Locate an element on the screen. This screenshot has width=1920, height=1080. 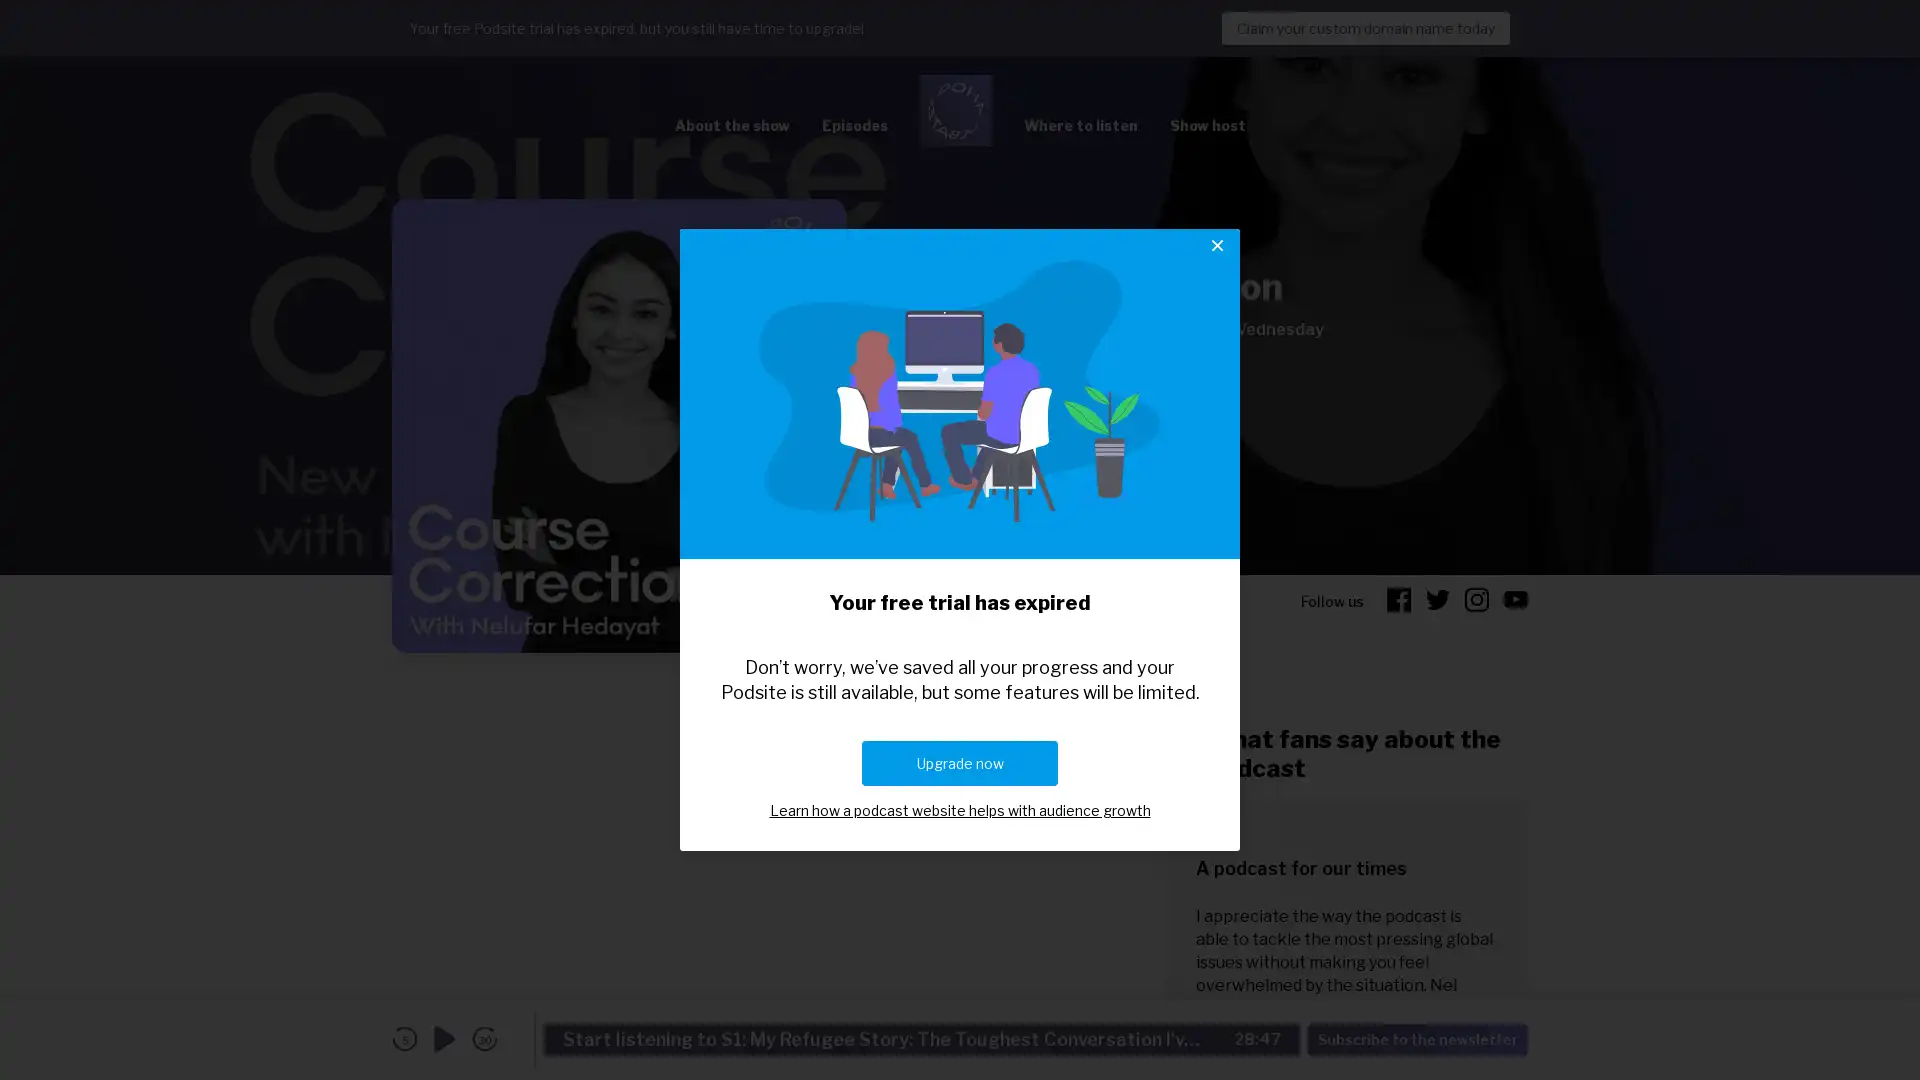
skip forward 30 seconds is located at coordinates (484, 1038).